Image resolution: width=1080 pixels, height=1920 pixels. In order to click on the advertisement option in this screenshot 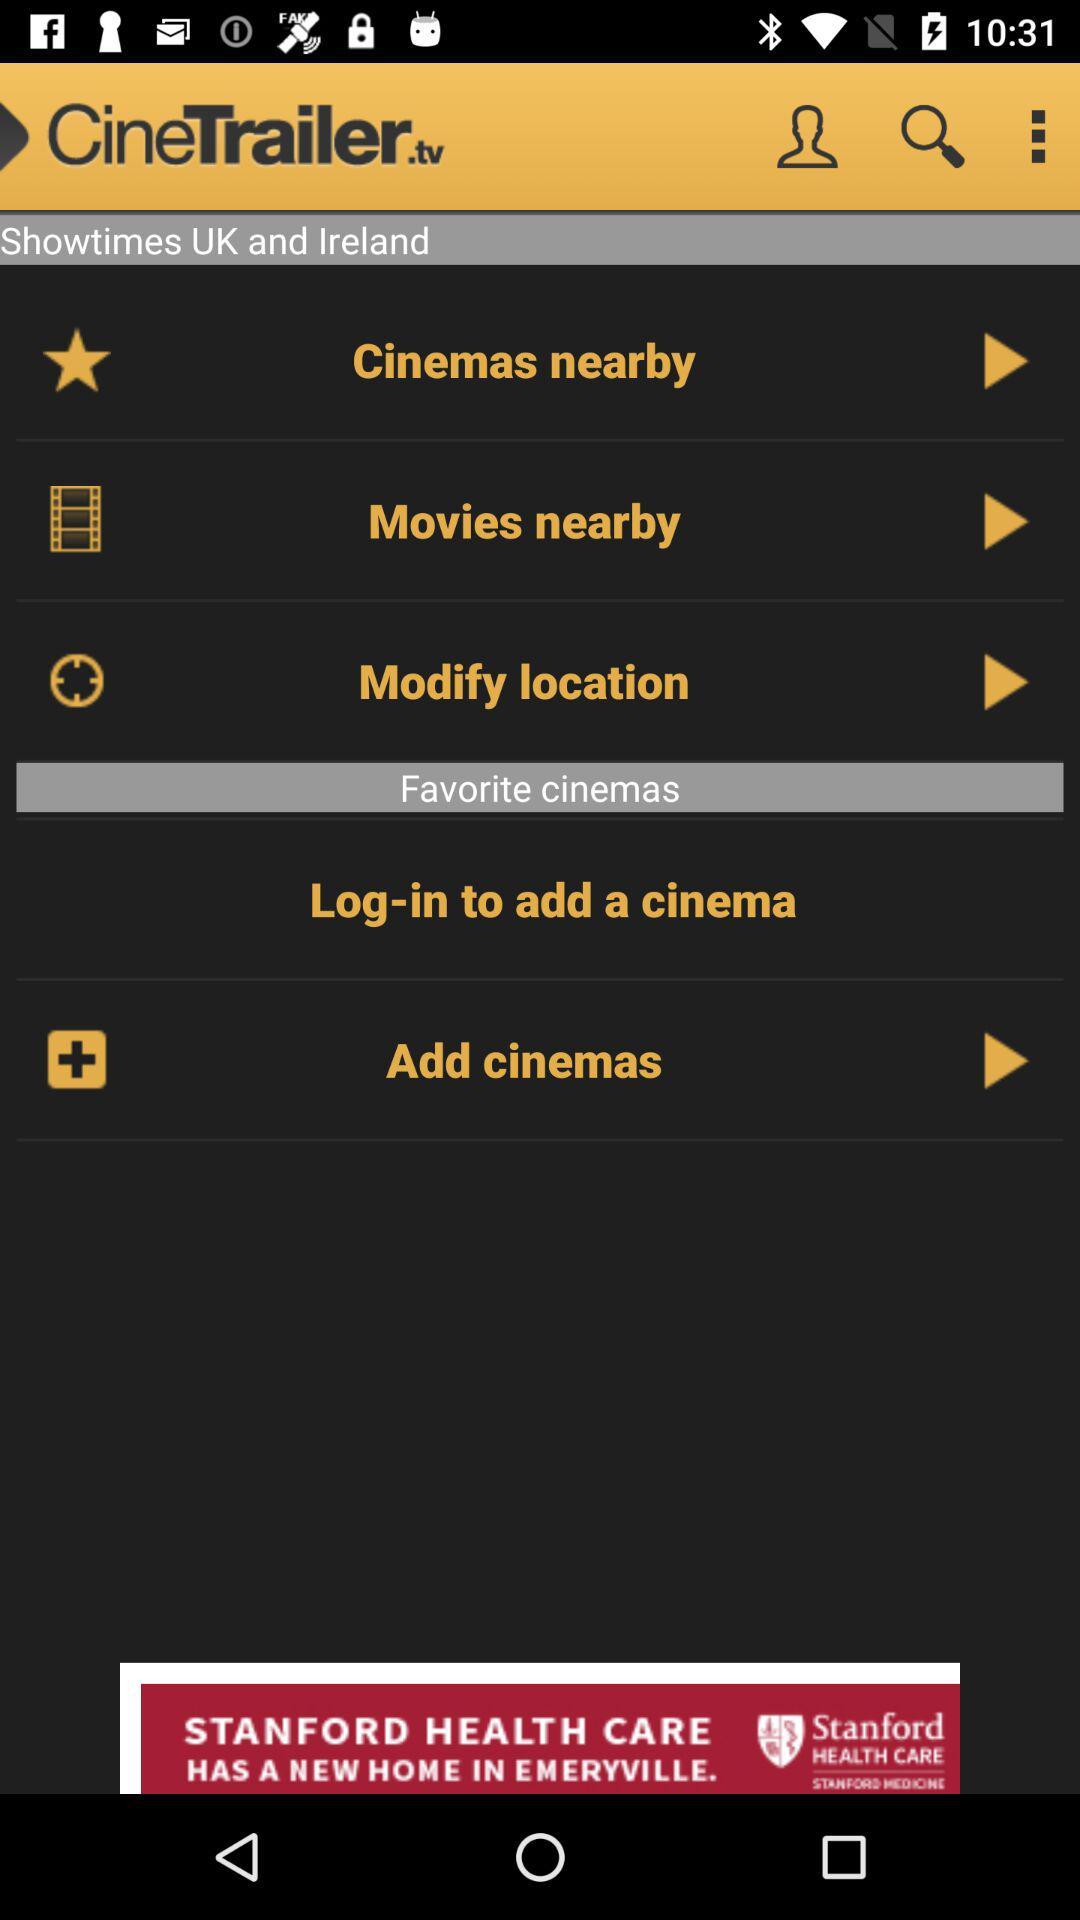, I will do `click(540, 1727)`.